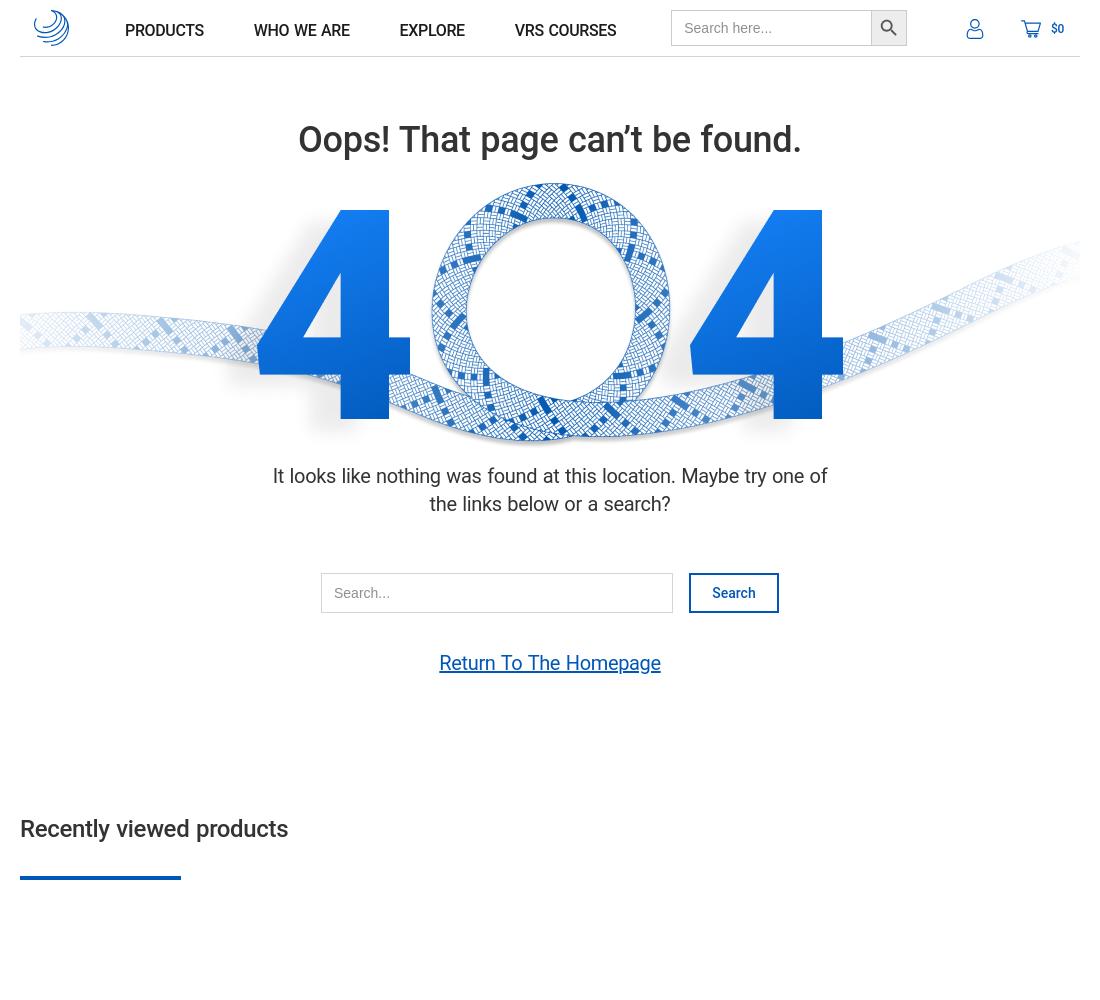  What do you see at coordinates (503, 90) in the screenshot?
I see `'Blog'` at bounding box center [503, 90].